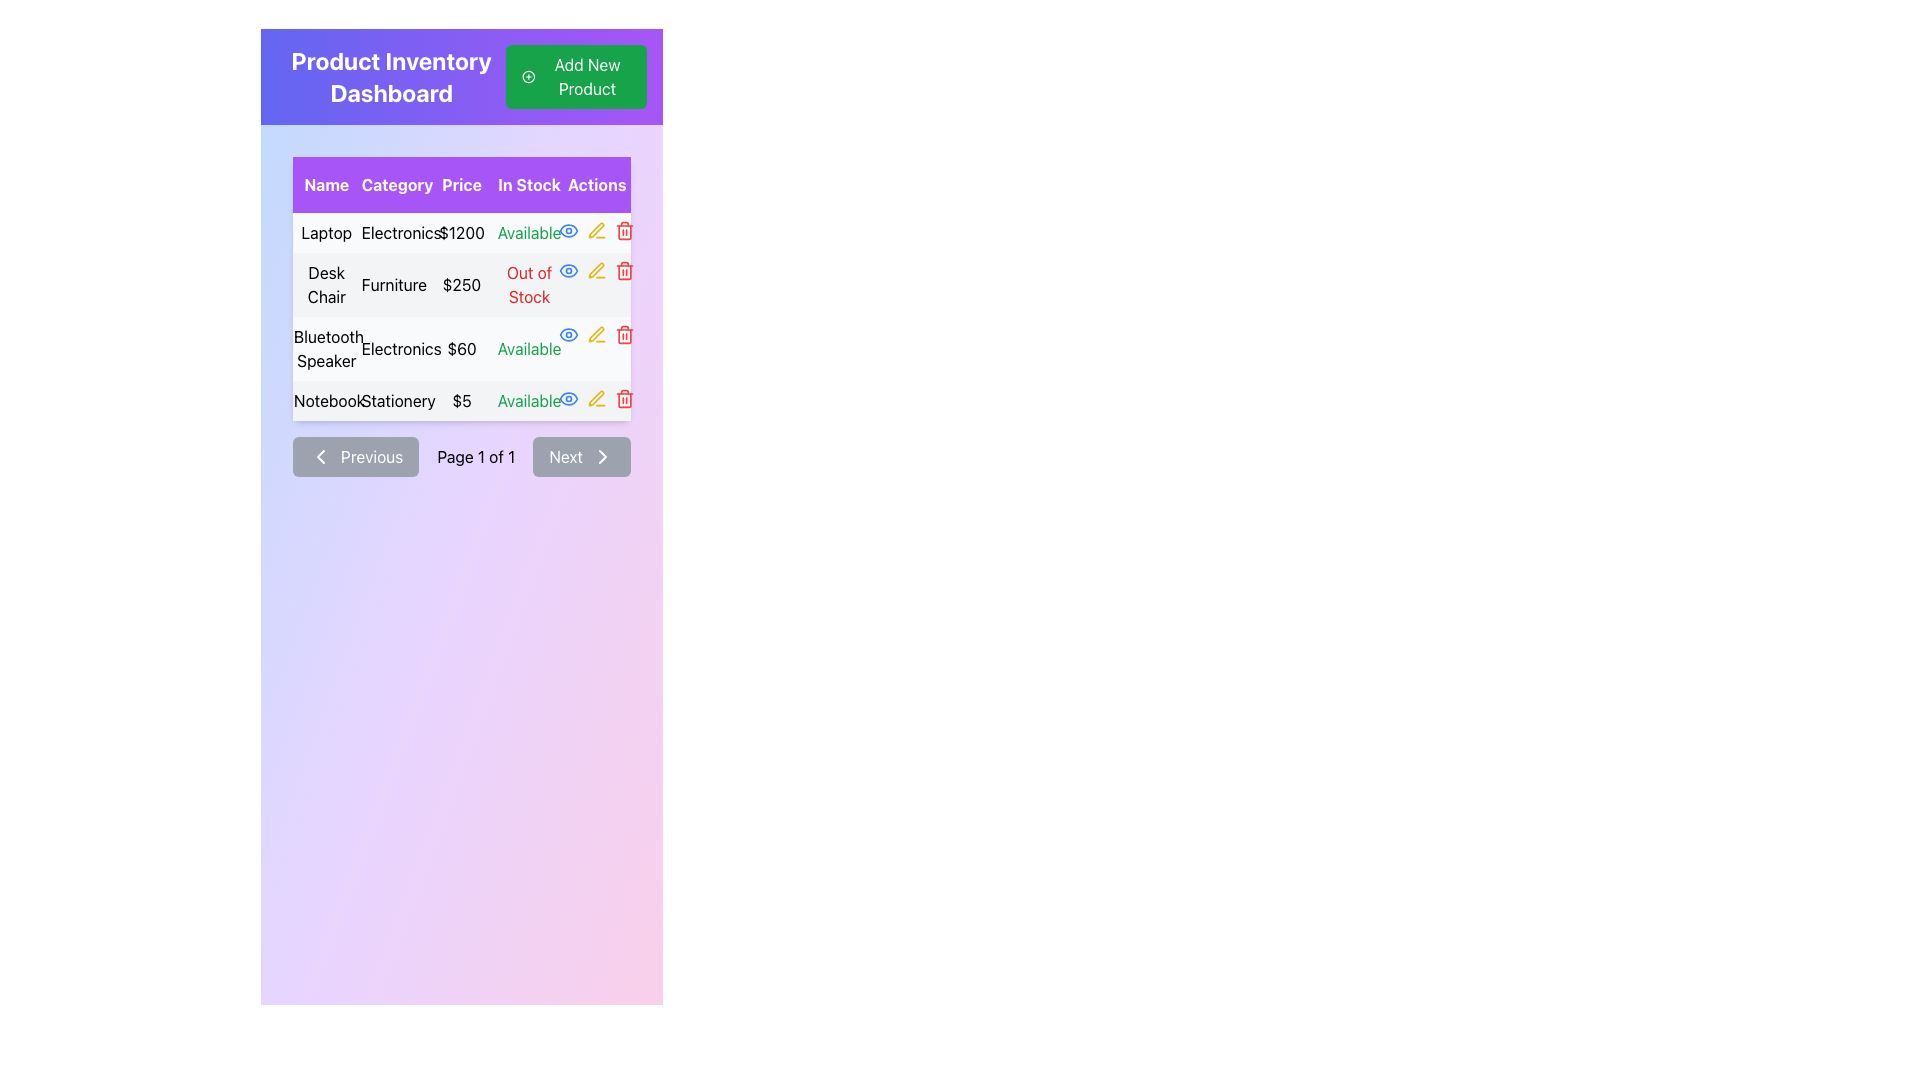 The image size is (1920, 1080). Describe the element at coordinates (602, 456) in the screenshot. I see `the chevron icon located centrally within the 'Next' button` at that location.